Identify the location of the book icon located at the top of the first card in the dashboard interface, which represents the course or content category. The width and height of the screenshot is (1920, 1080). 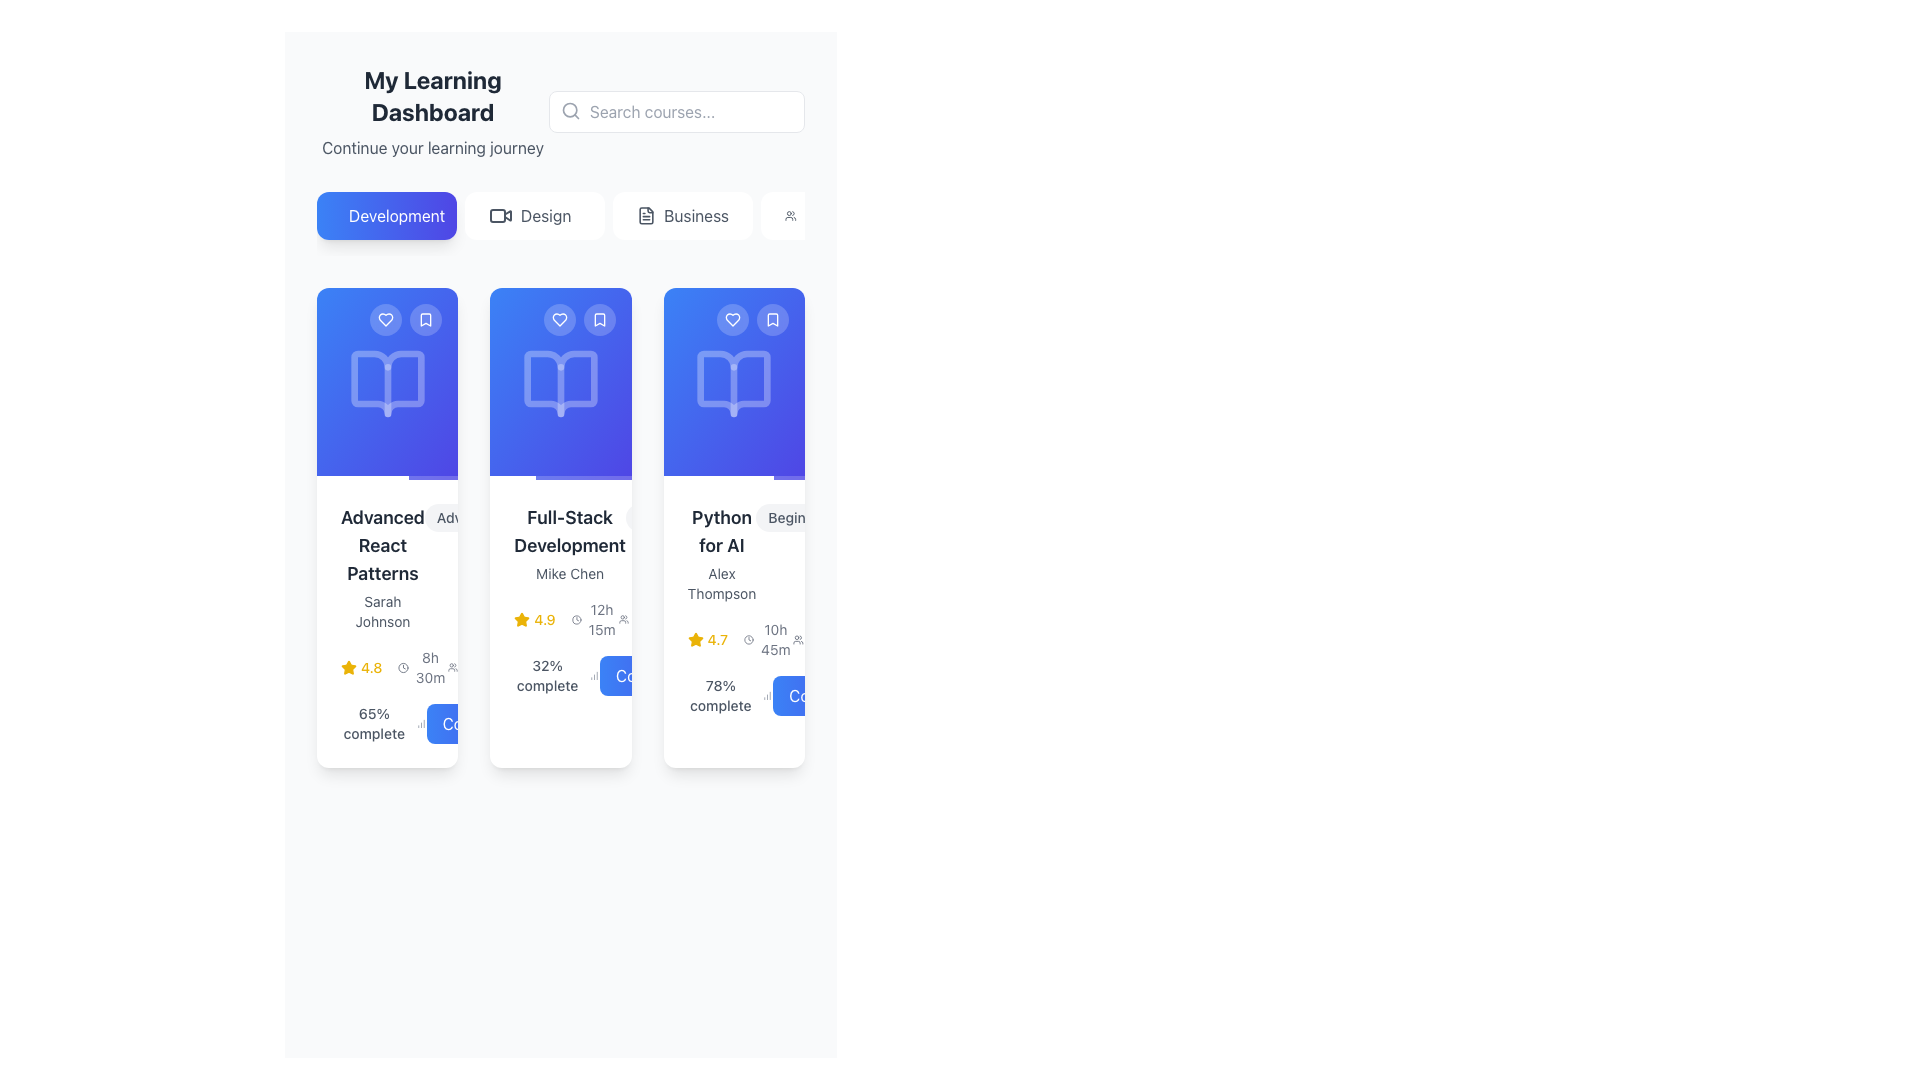
(387, 384).